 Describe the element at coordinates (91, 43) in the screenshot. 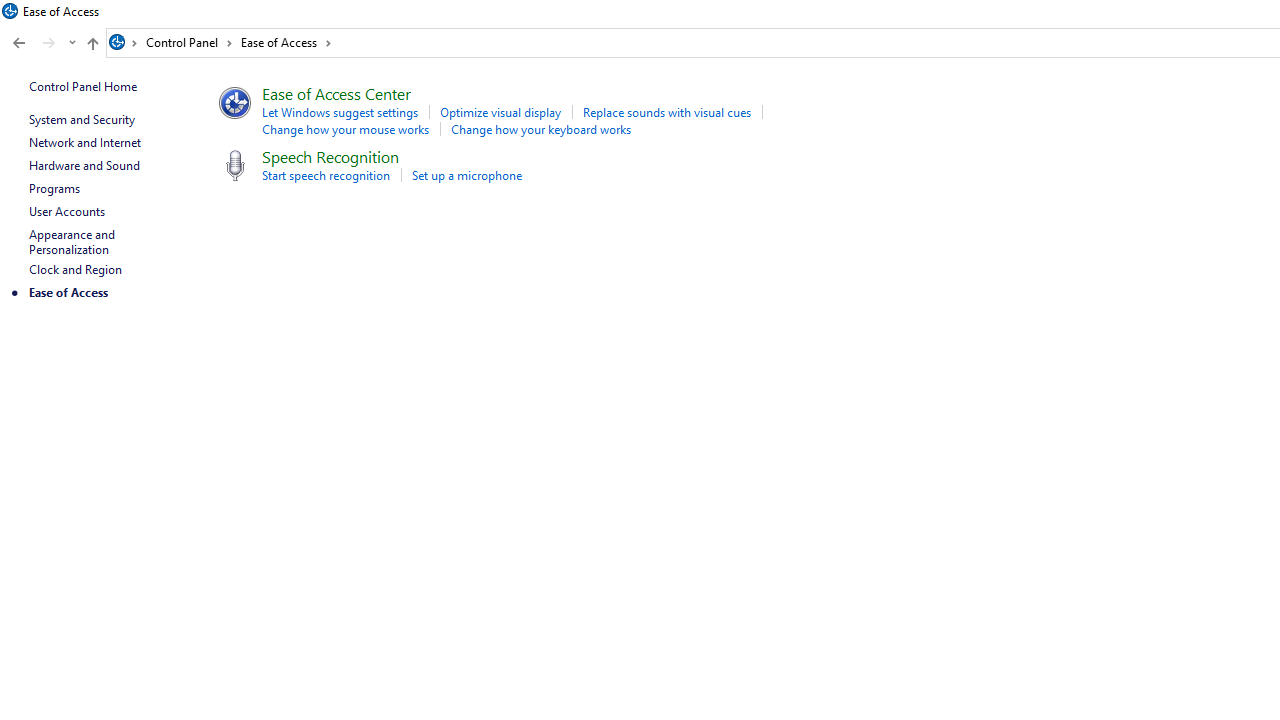

I see `'Up to "Control Panel" (Alt + Up Arrow)'` at that location.